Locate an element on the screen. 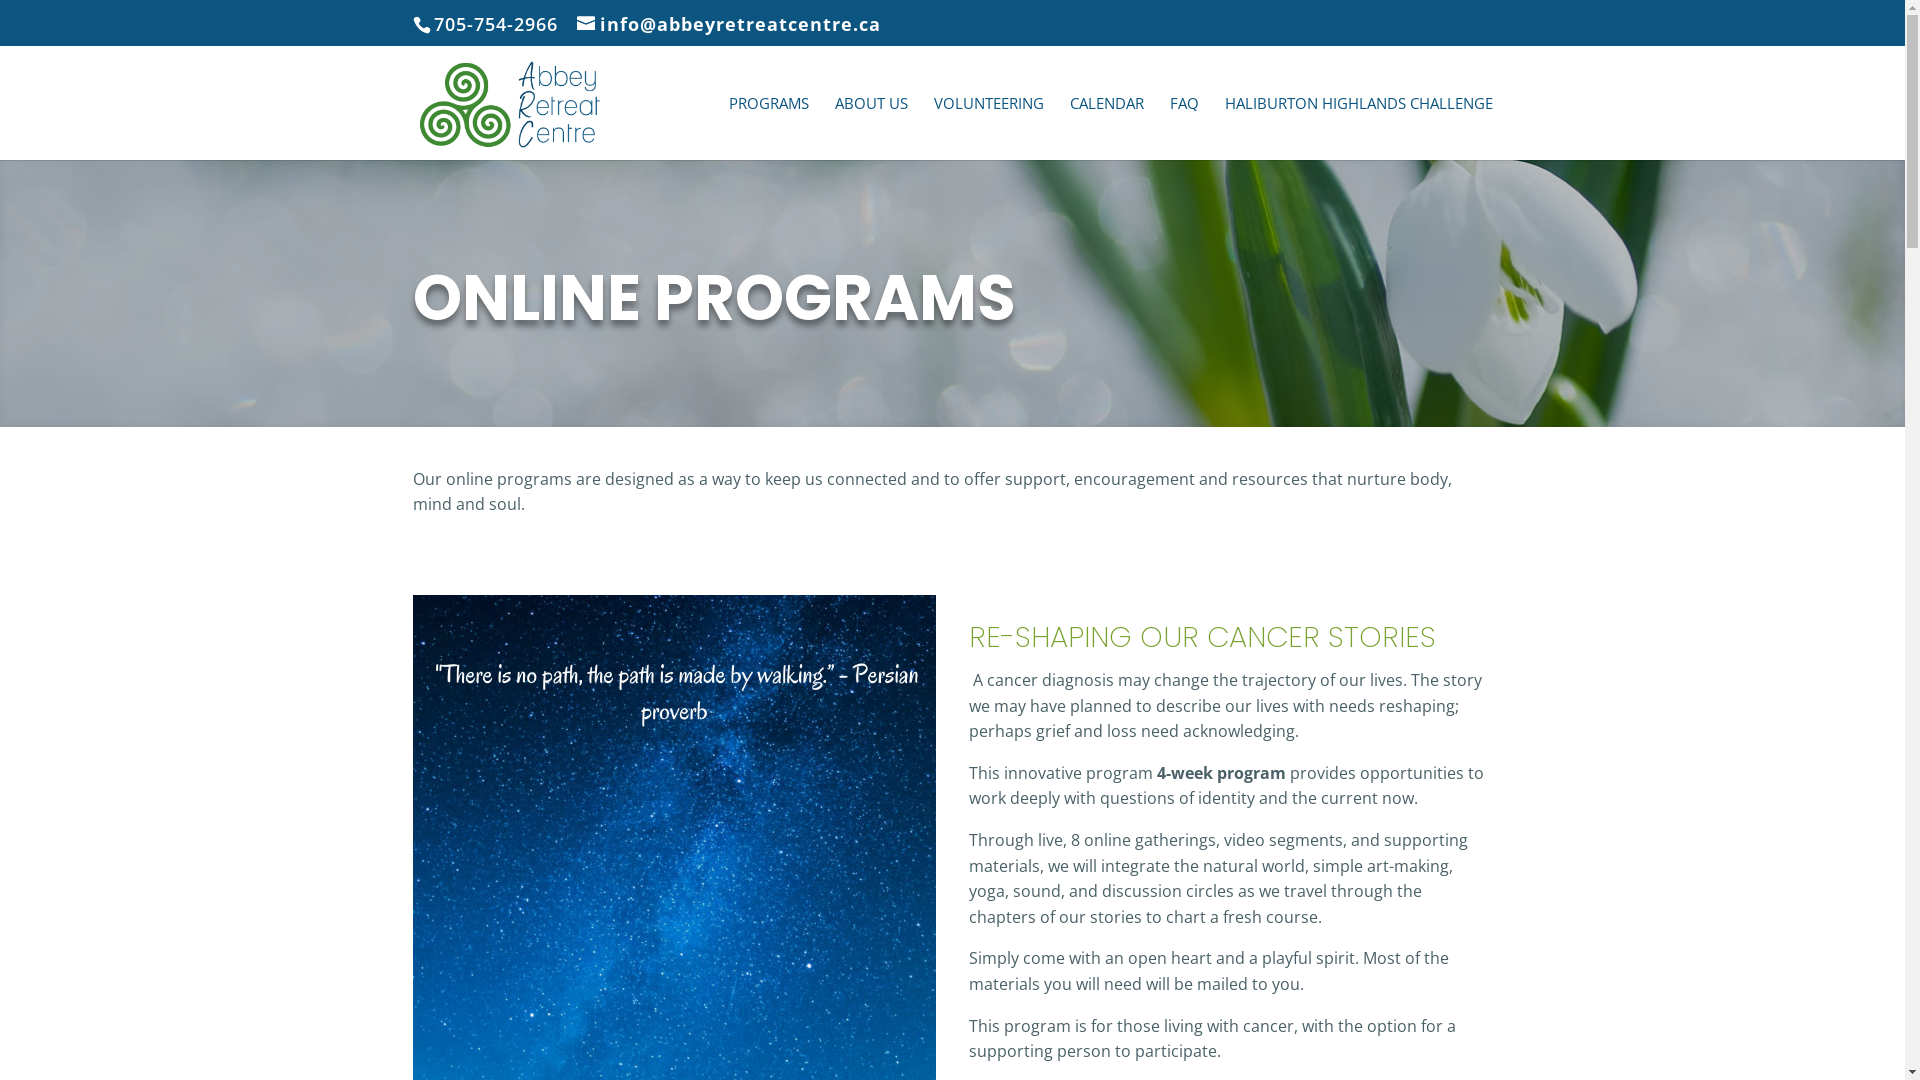  'PROGRAMS' is located at coordinates (767, 127).